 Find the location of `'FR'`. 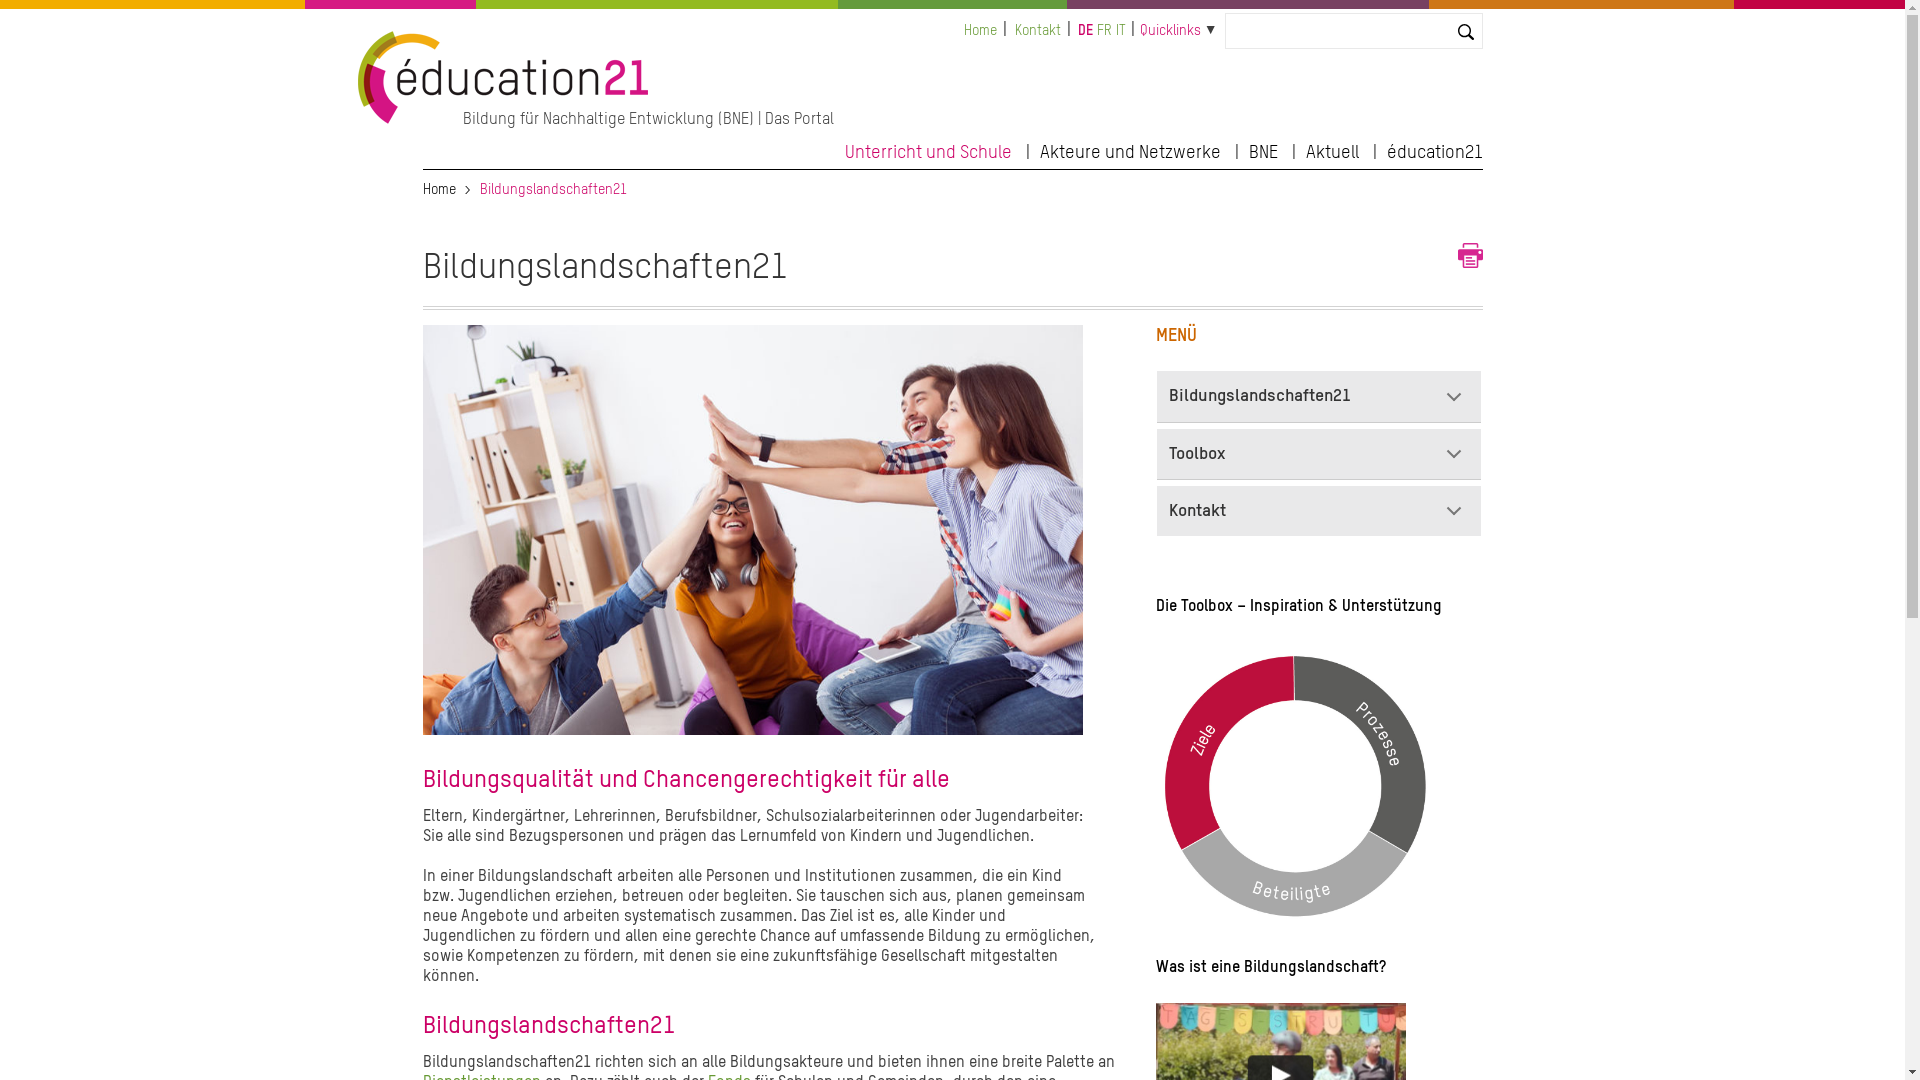

'FR' is located at coordinates (1103, 30).